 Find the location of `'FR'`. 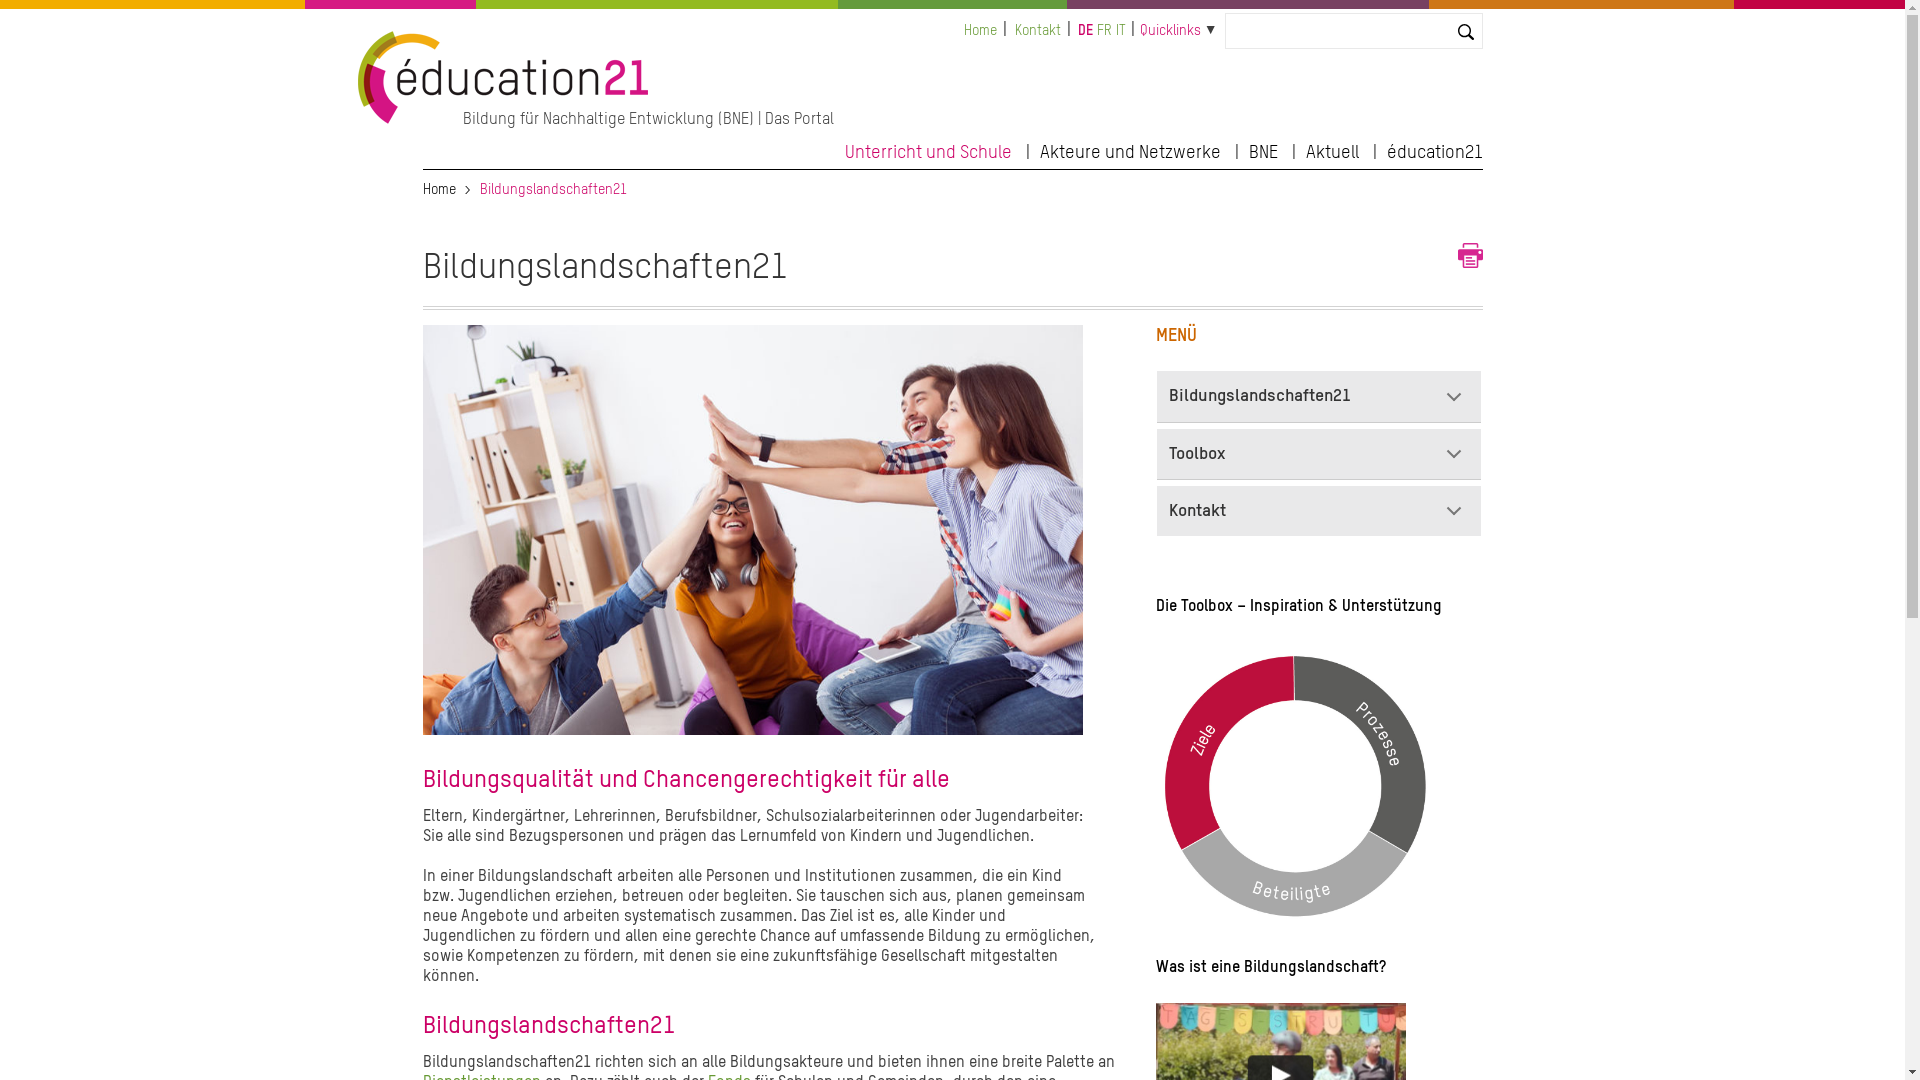

'FR' is located at coordinates (1103, 30).